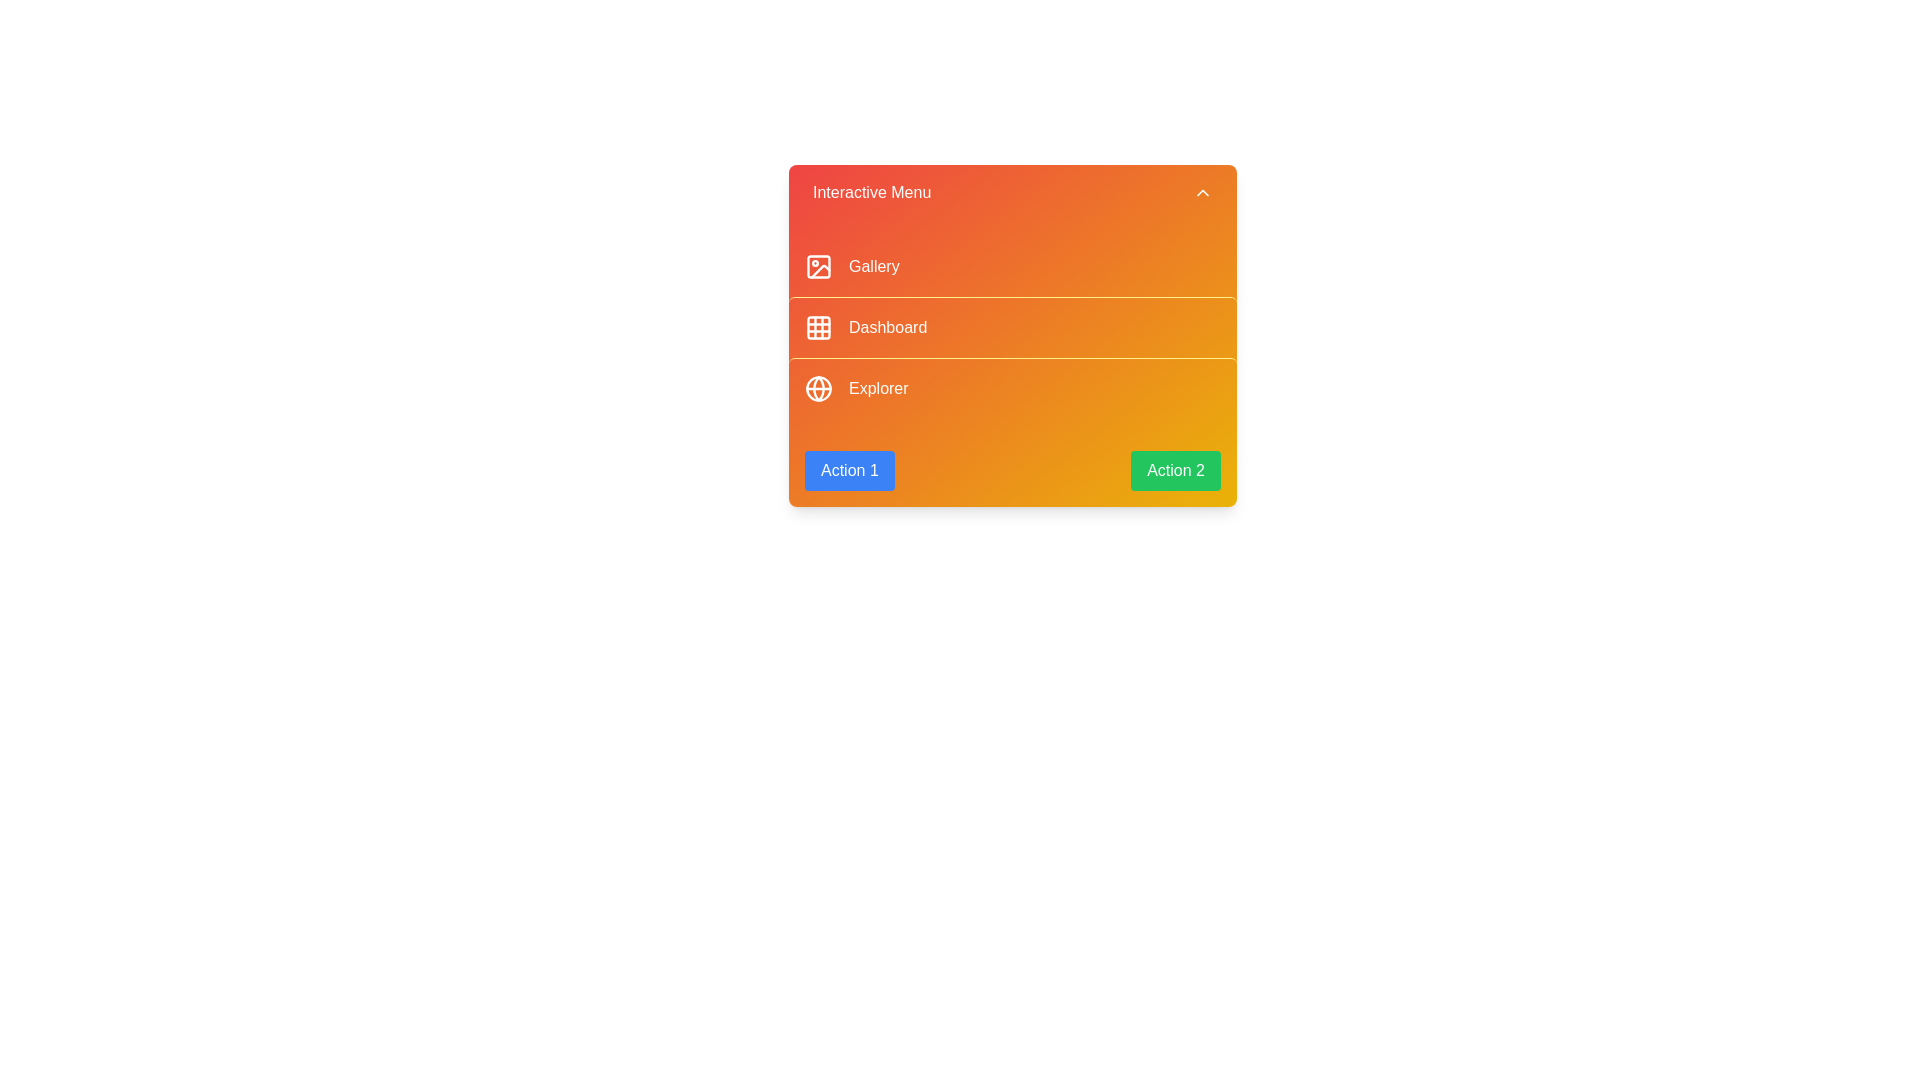 The height and width of the screenshot is (1080, 1920). What do you see at coordinates (1012, 388) in the screenshot?
I see `the menu item corresponding to Explorer` at bounding box center [1012, 388].